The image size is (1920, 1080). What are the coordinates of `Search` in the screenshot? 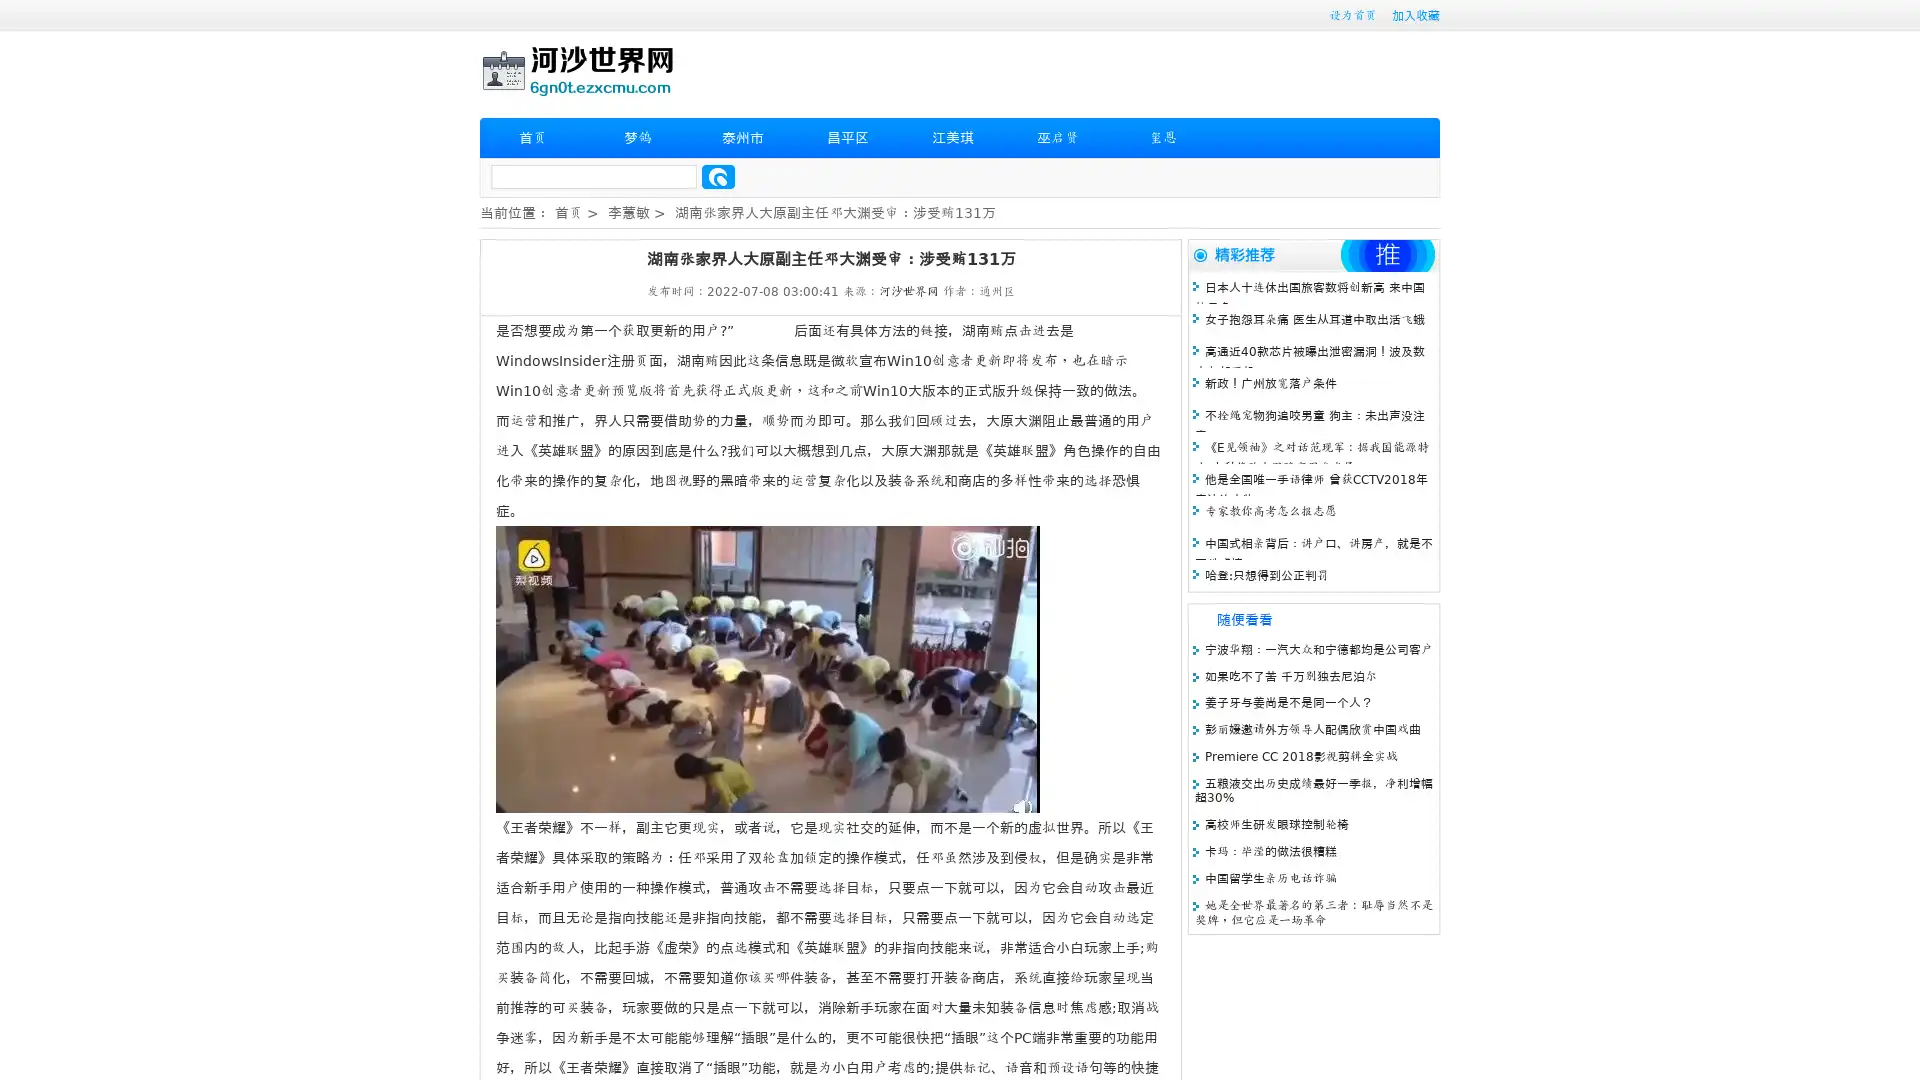 It's located at (718, 176).